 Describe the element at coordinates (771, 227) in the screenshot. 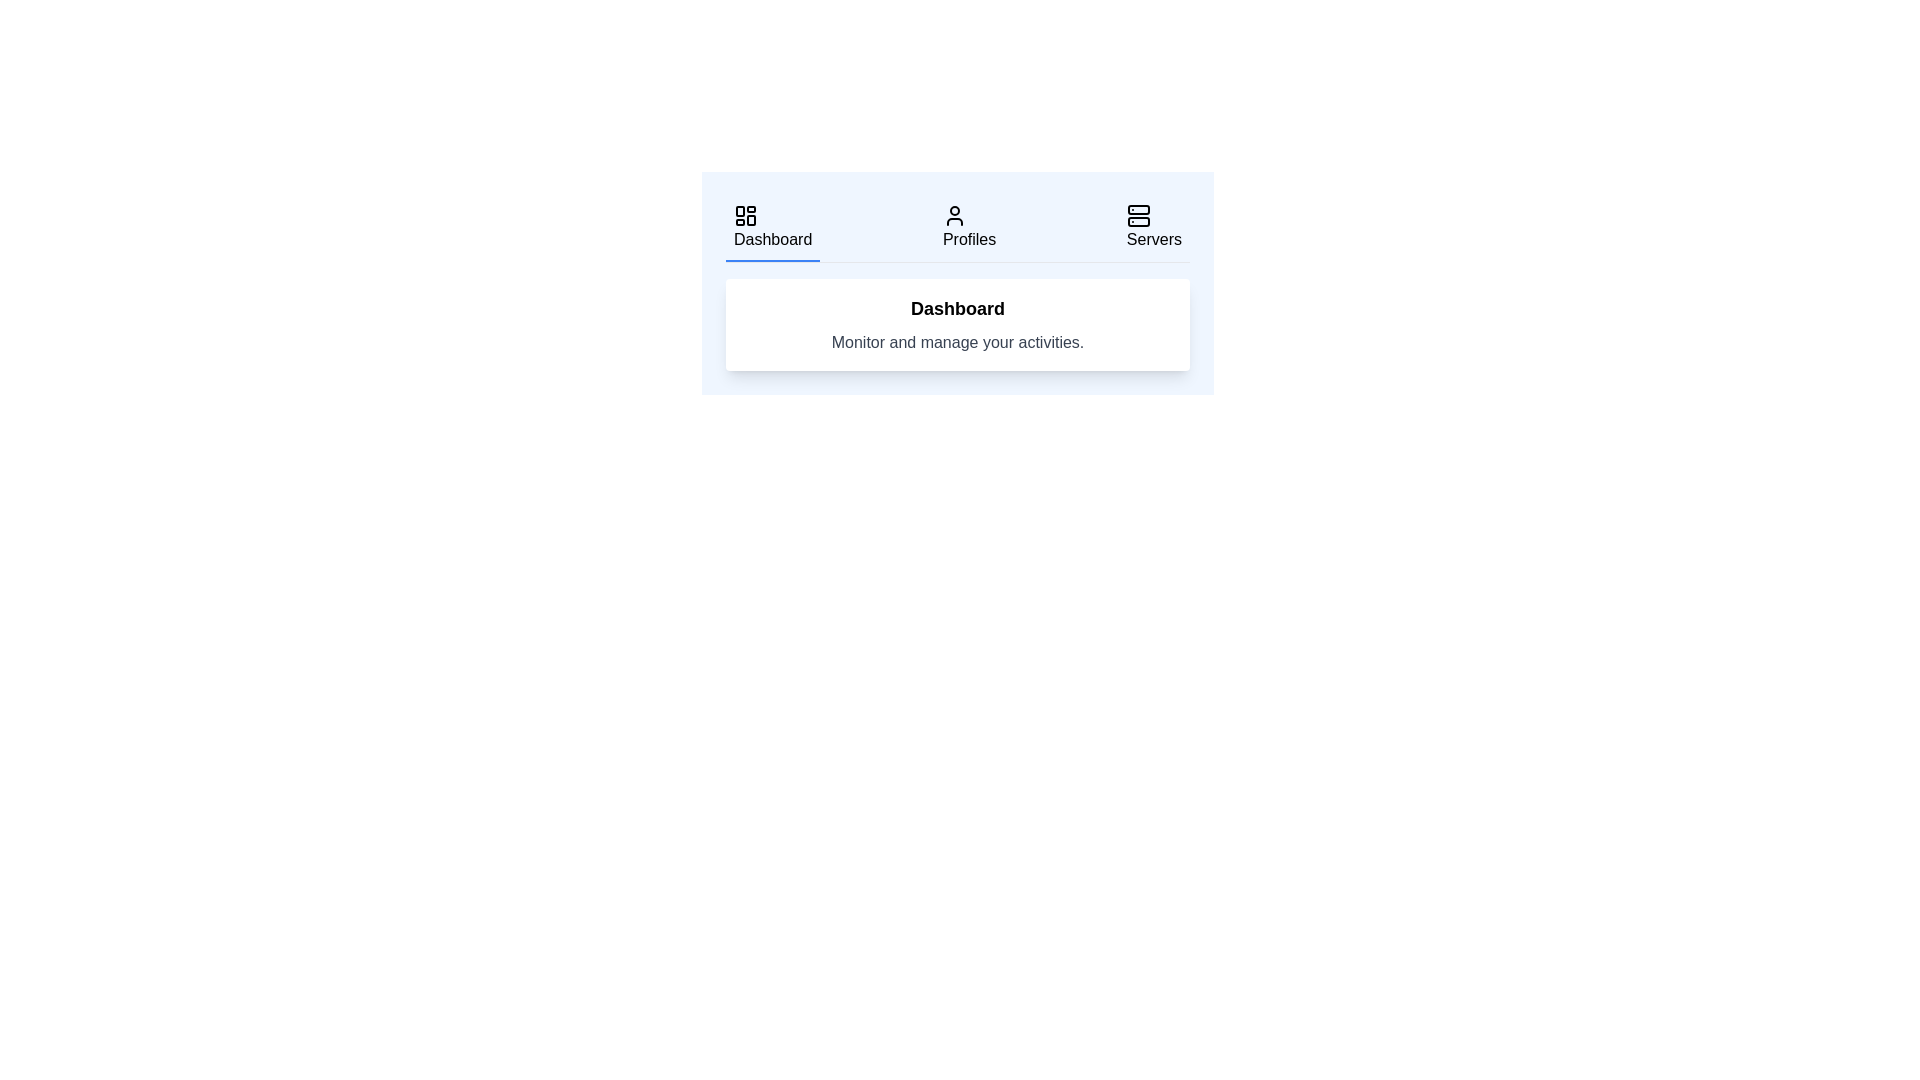

I see `the tab labeled Dashboard` at that location.